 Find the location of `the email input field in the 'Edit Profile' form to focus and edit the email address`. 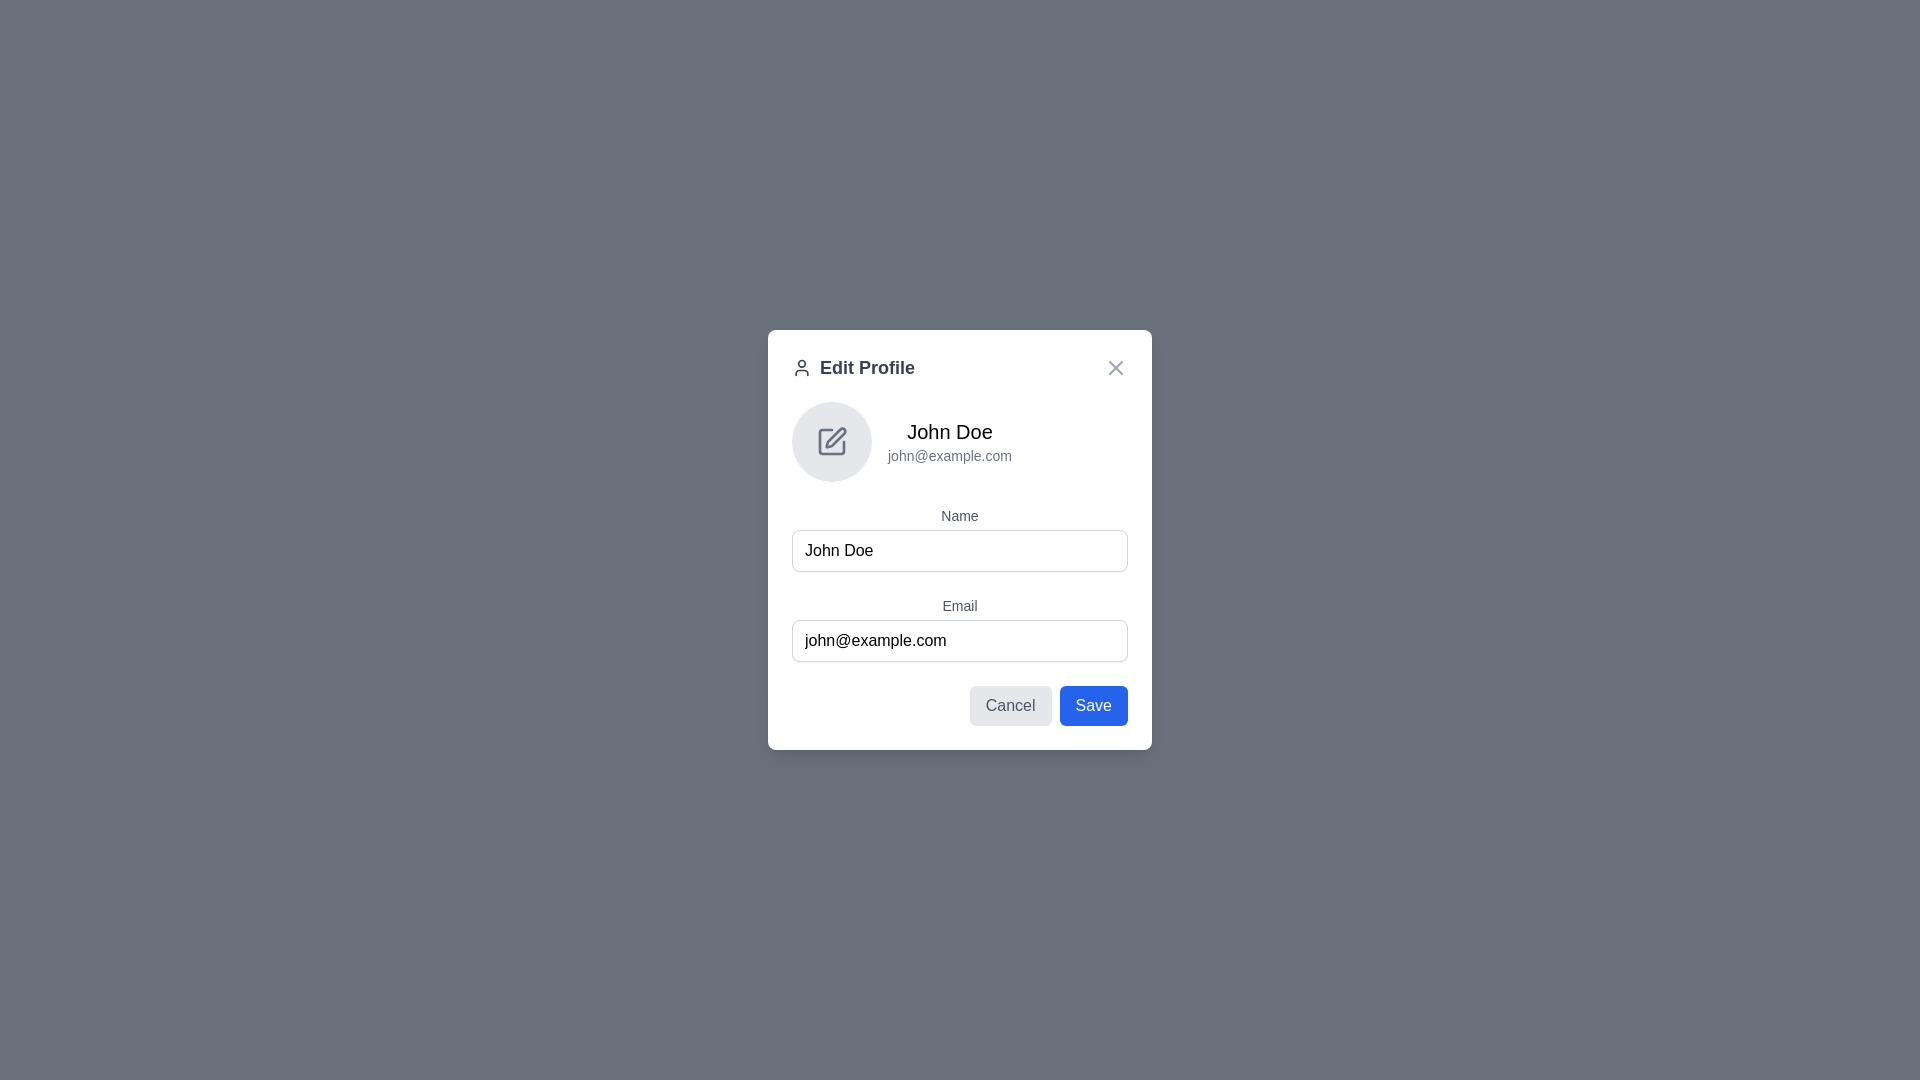

the email input field in the 'Edit Profile' form to focus and edit the email address is located at coordinates (960, 627).